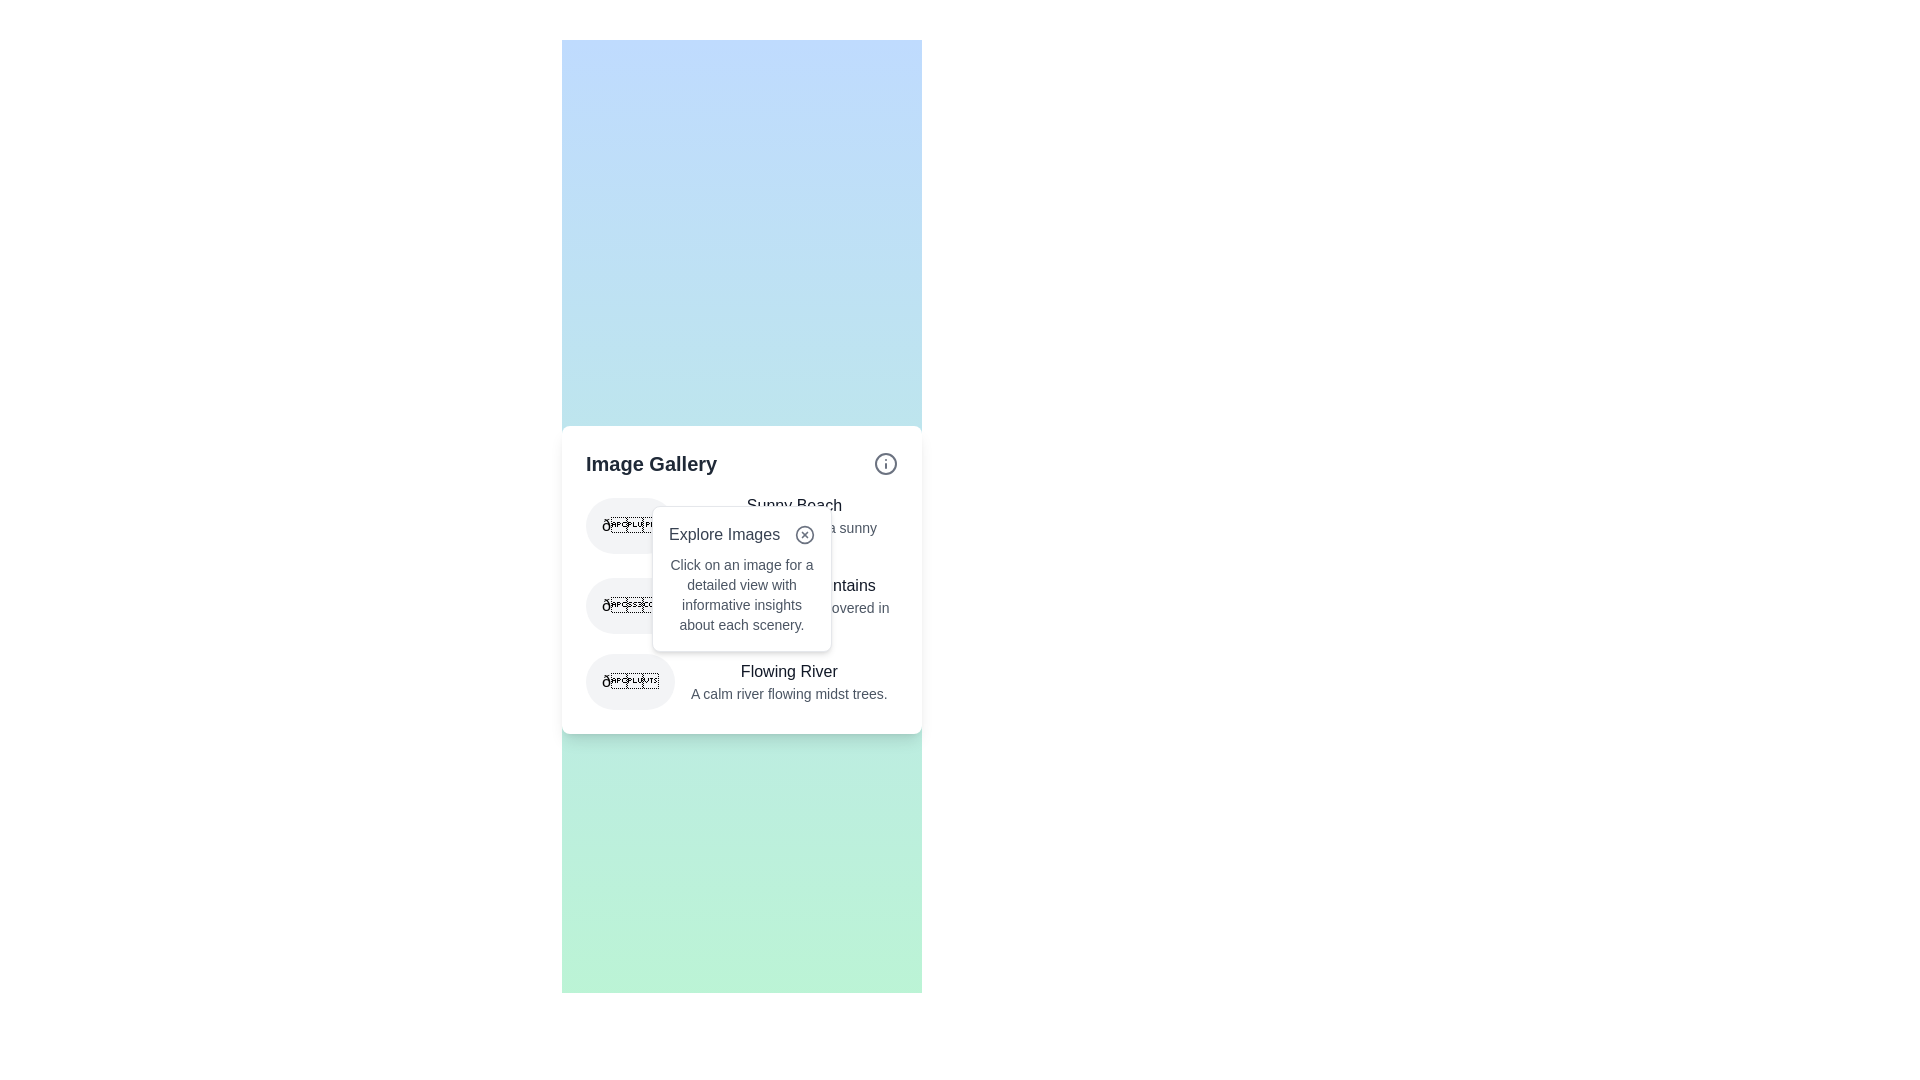  I want to click on the icon component (circle within SVG) located at the top-right corner of the 'Image Gallery' card, adjacent to the gallery title and descriptions, so click(885, 463).